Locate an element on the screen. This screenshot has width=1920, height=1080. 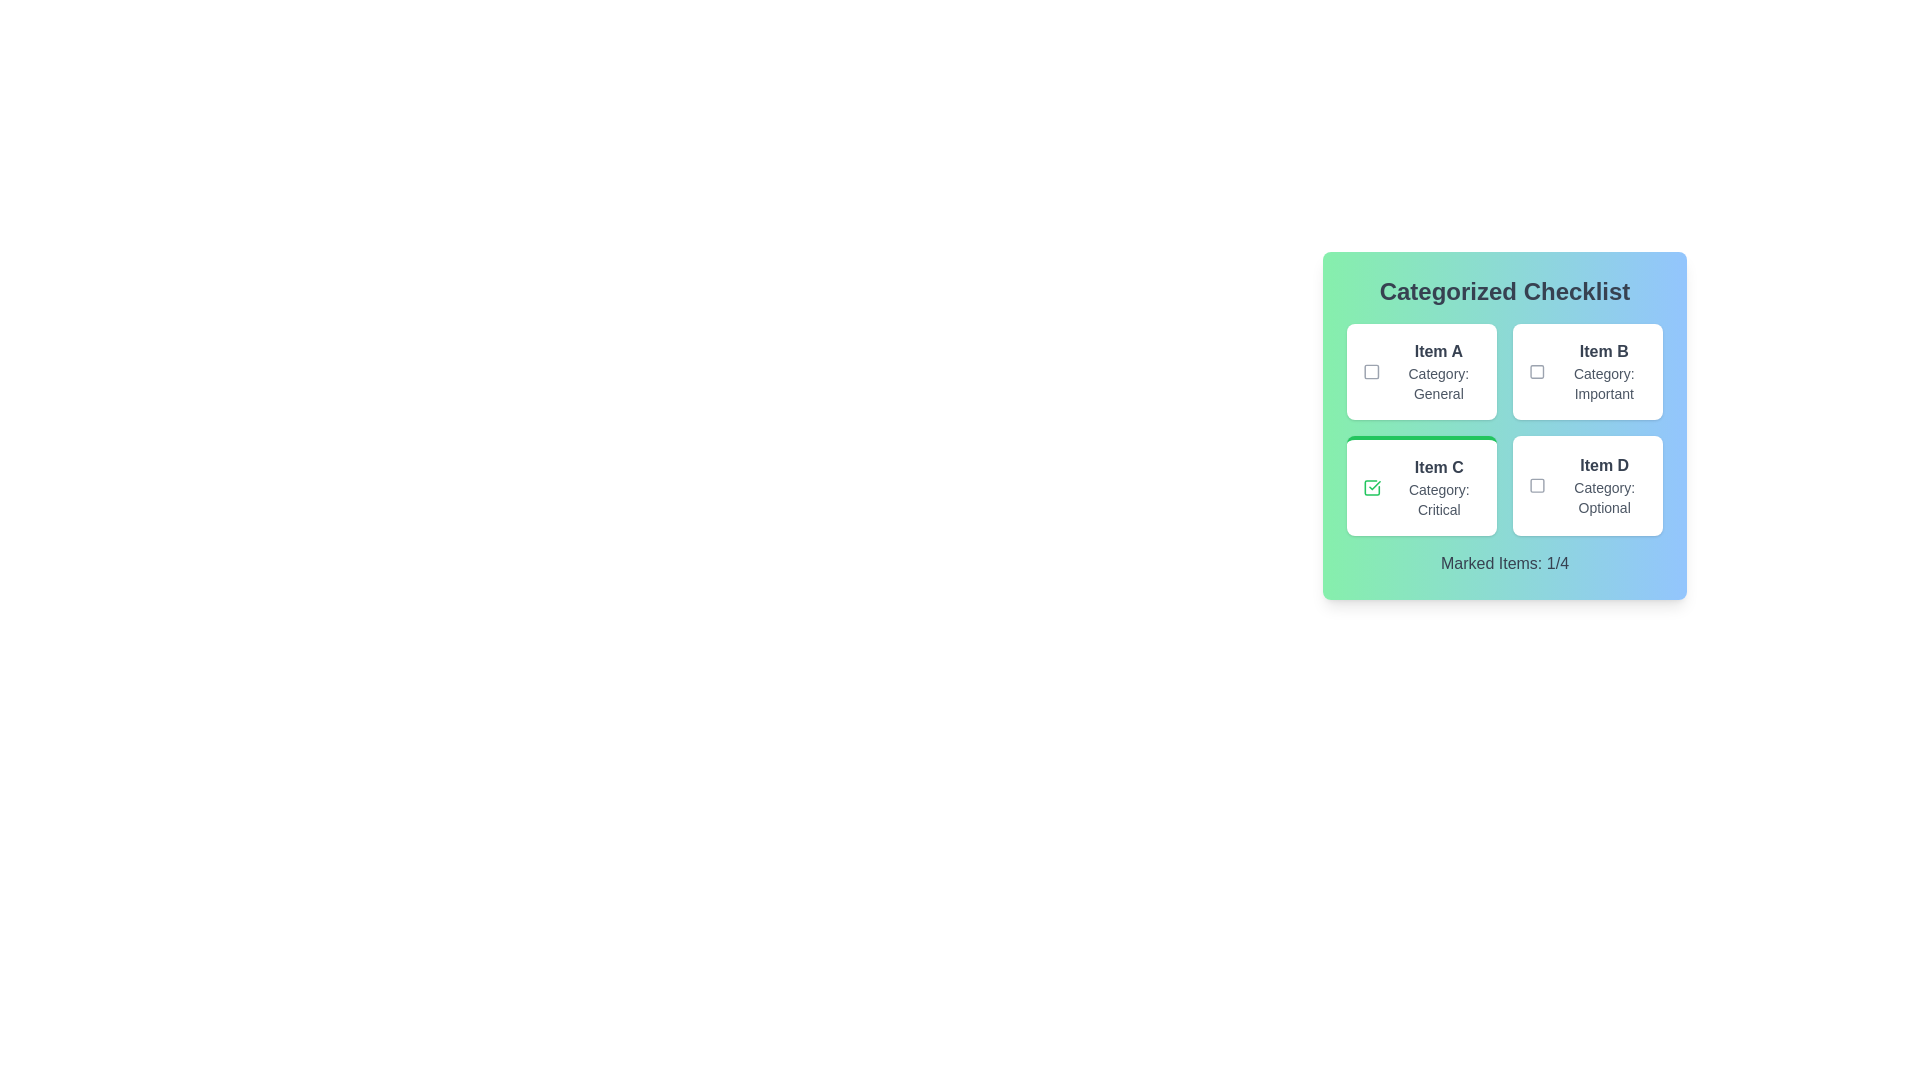
the checklist item labeled Item D to view its hover effects is located at coordinates (1587, 486).